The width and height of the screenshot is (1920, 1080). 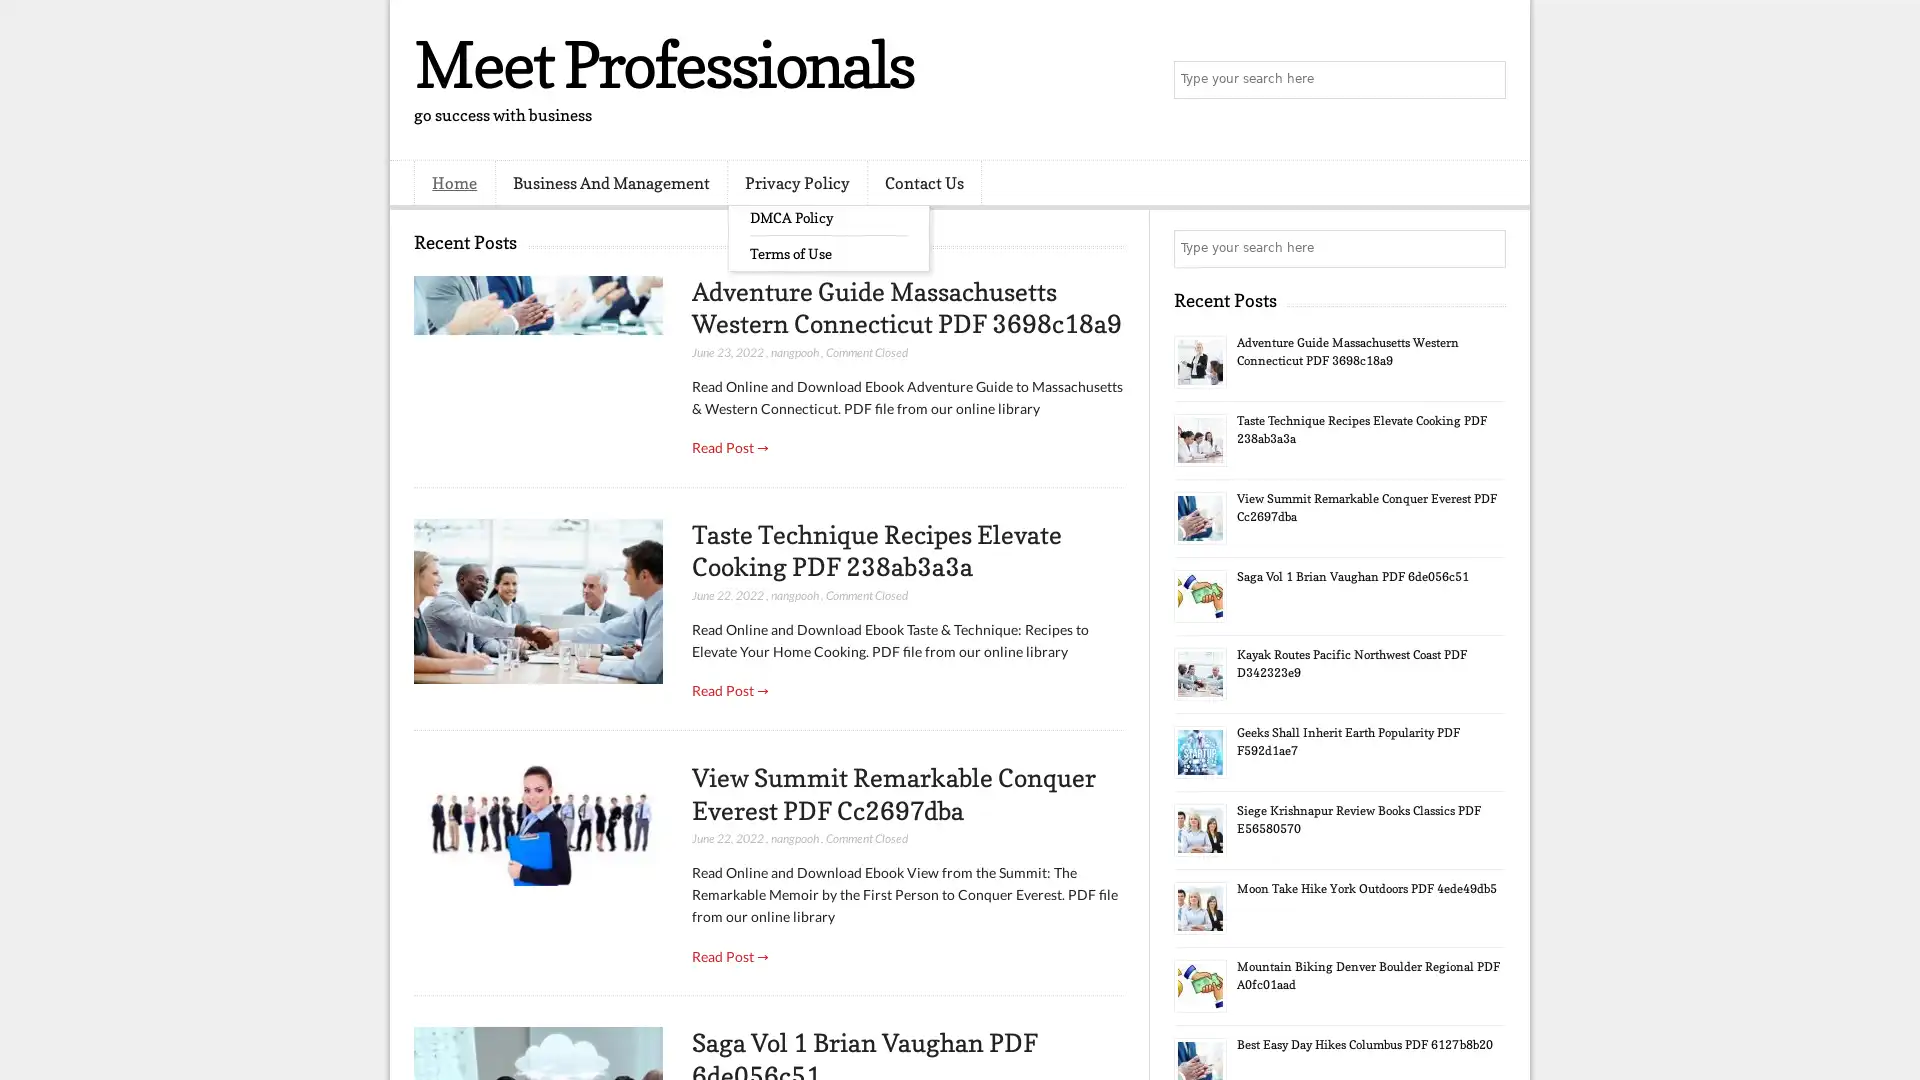 What do you see at coordinates (1485, 248) in the screenshot?
I see `Search` at bounding box center [1485, 248].